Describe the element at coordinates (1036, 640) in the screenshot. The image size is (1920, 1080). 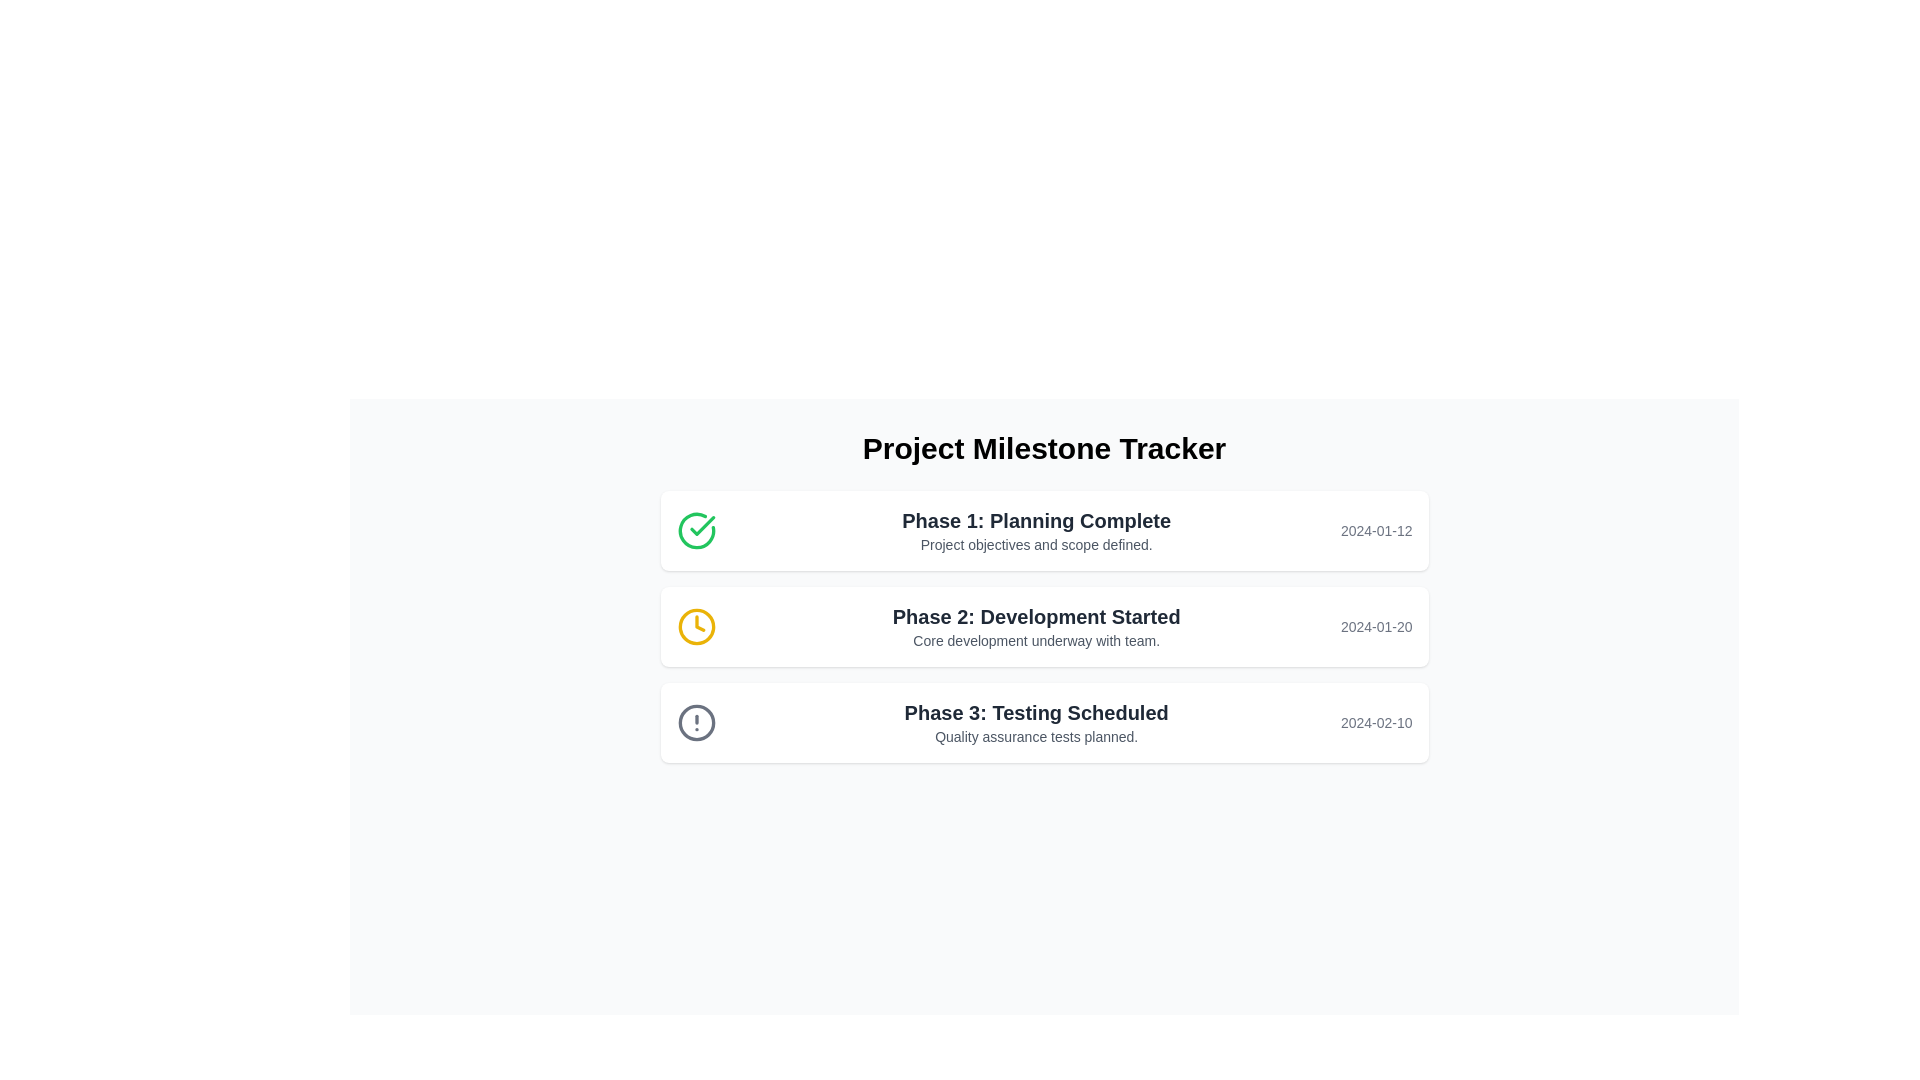
I see `text element displaying the phrase 'Core development underway with team.' which is located centrally below the header 'Phase 2: Development Started'` at that location.